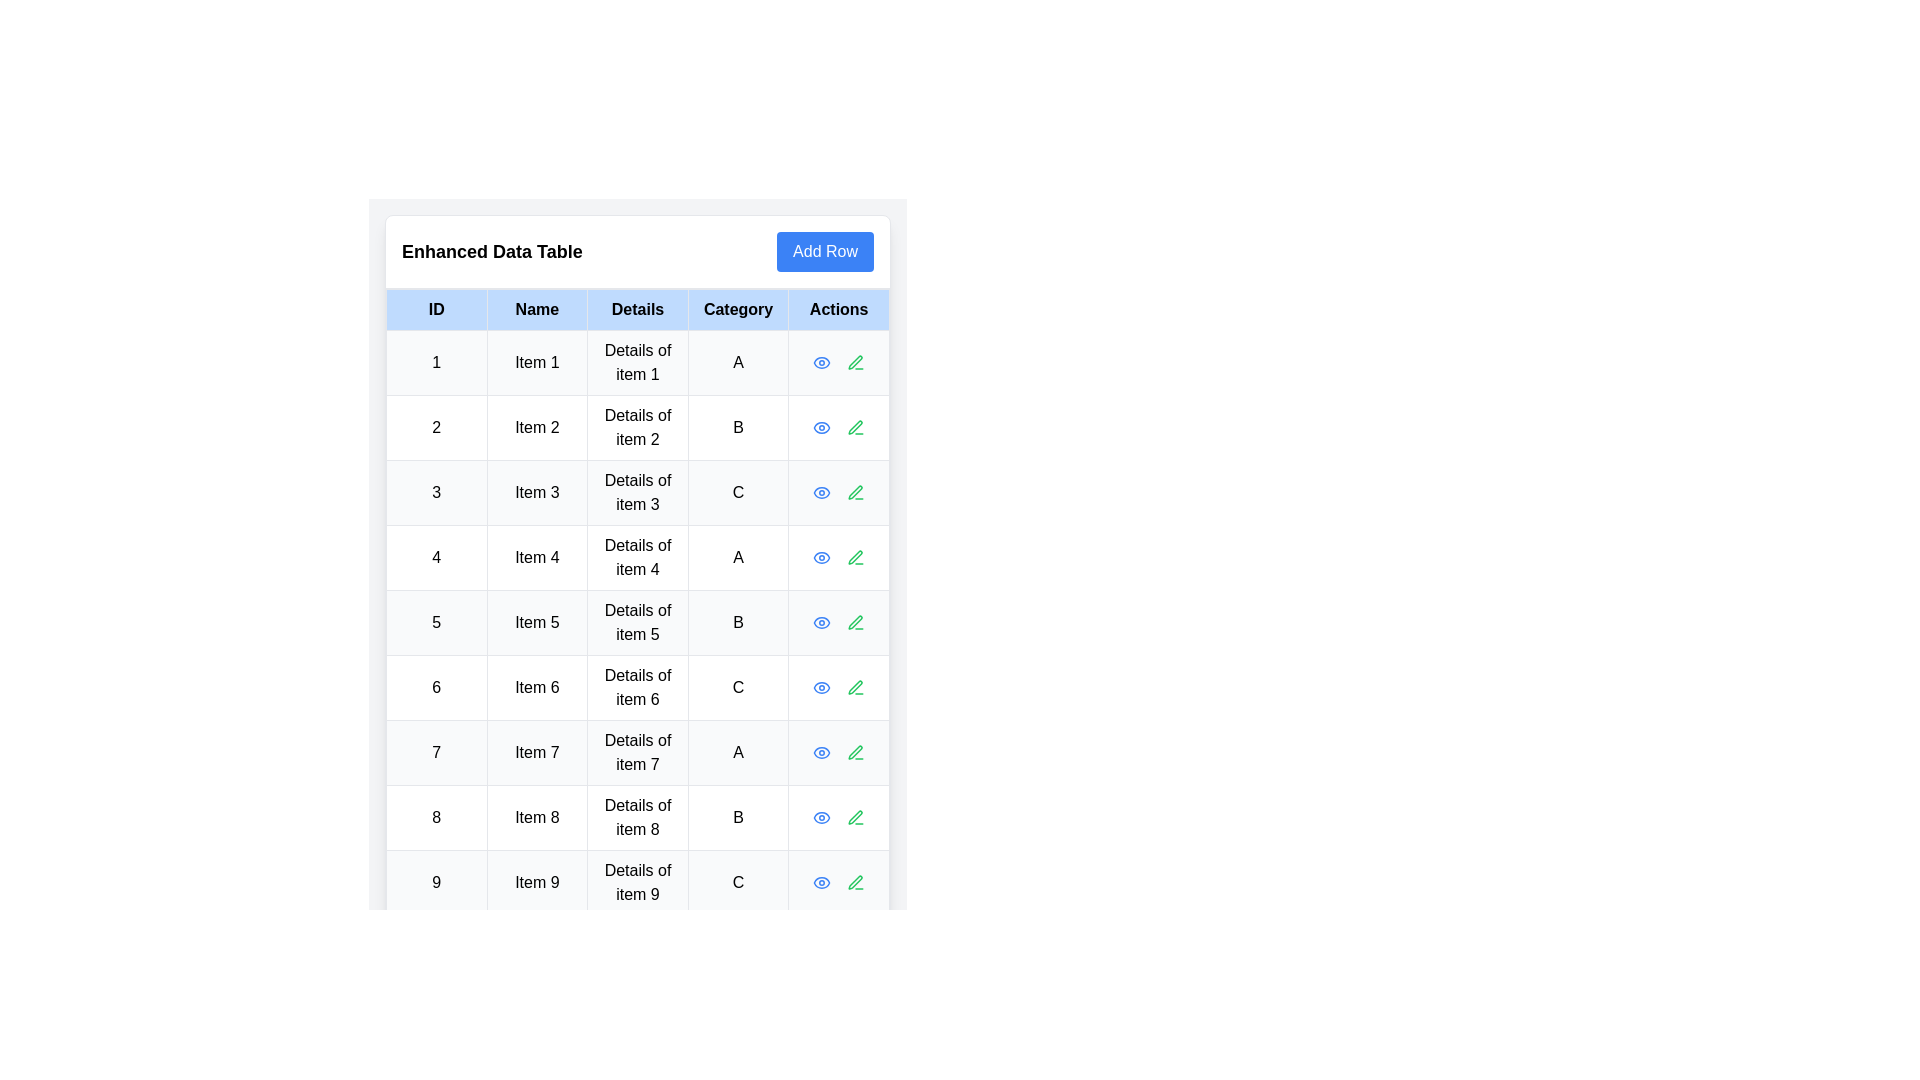  I want to click on the table cell displaying the ID value '8' to focus on it, so click(435, 817).